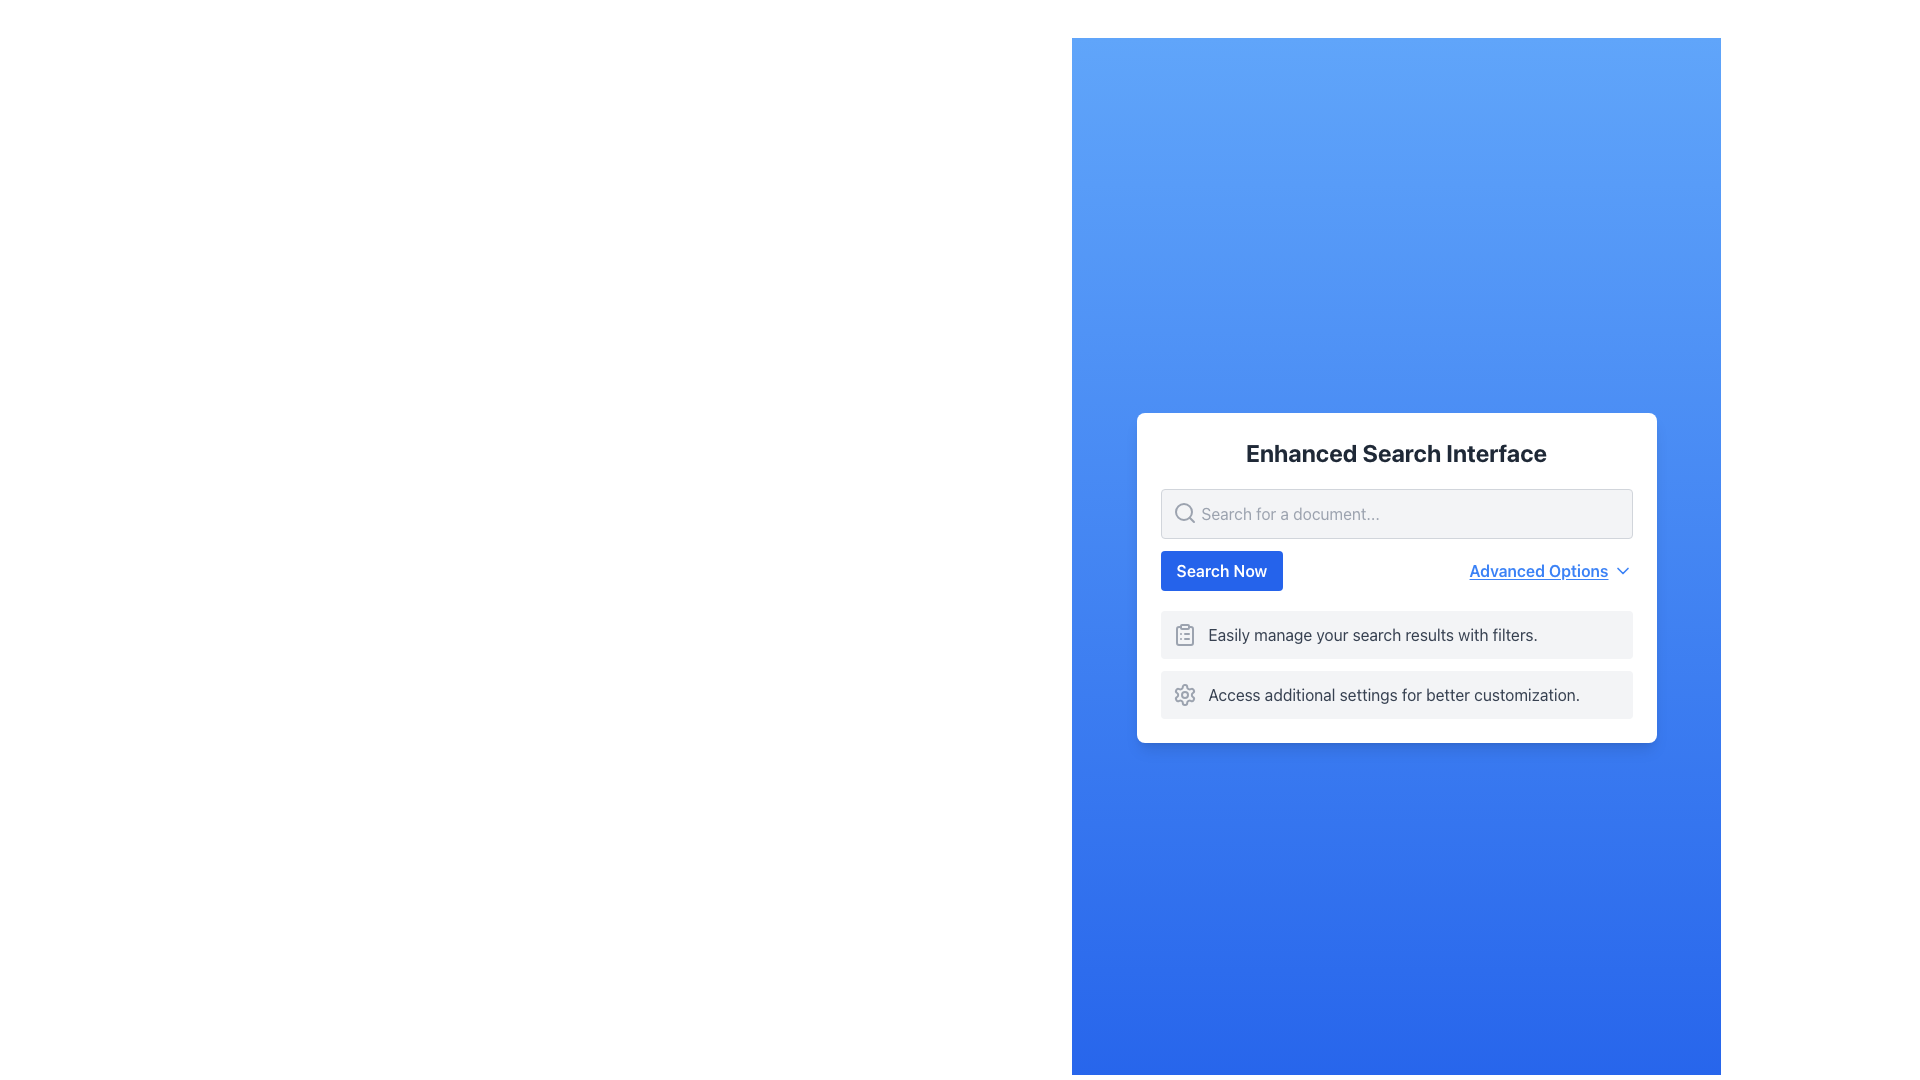 This screenshot has width=1920, height=1080. Describe the element at coordinates (1184, 693) in the screenshot. I see `the cogwheel-shaped icon representing the settings menu located in the lower-right corner of the 'Enhanced Search Interface' dialog box` at that location.